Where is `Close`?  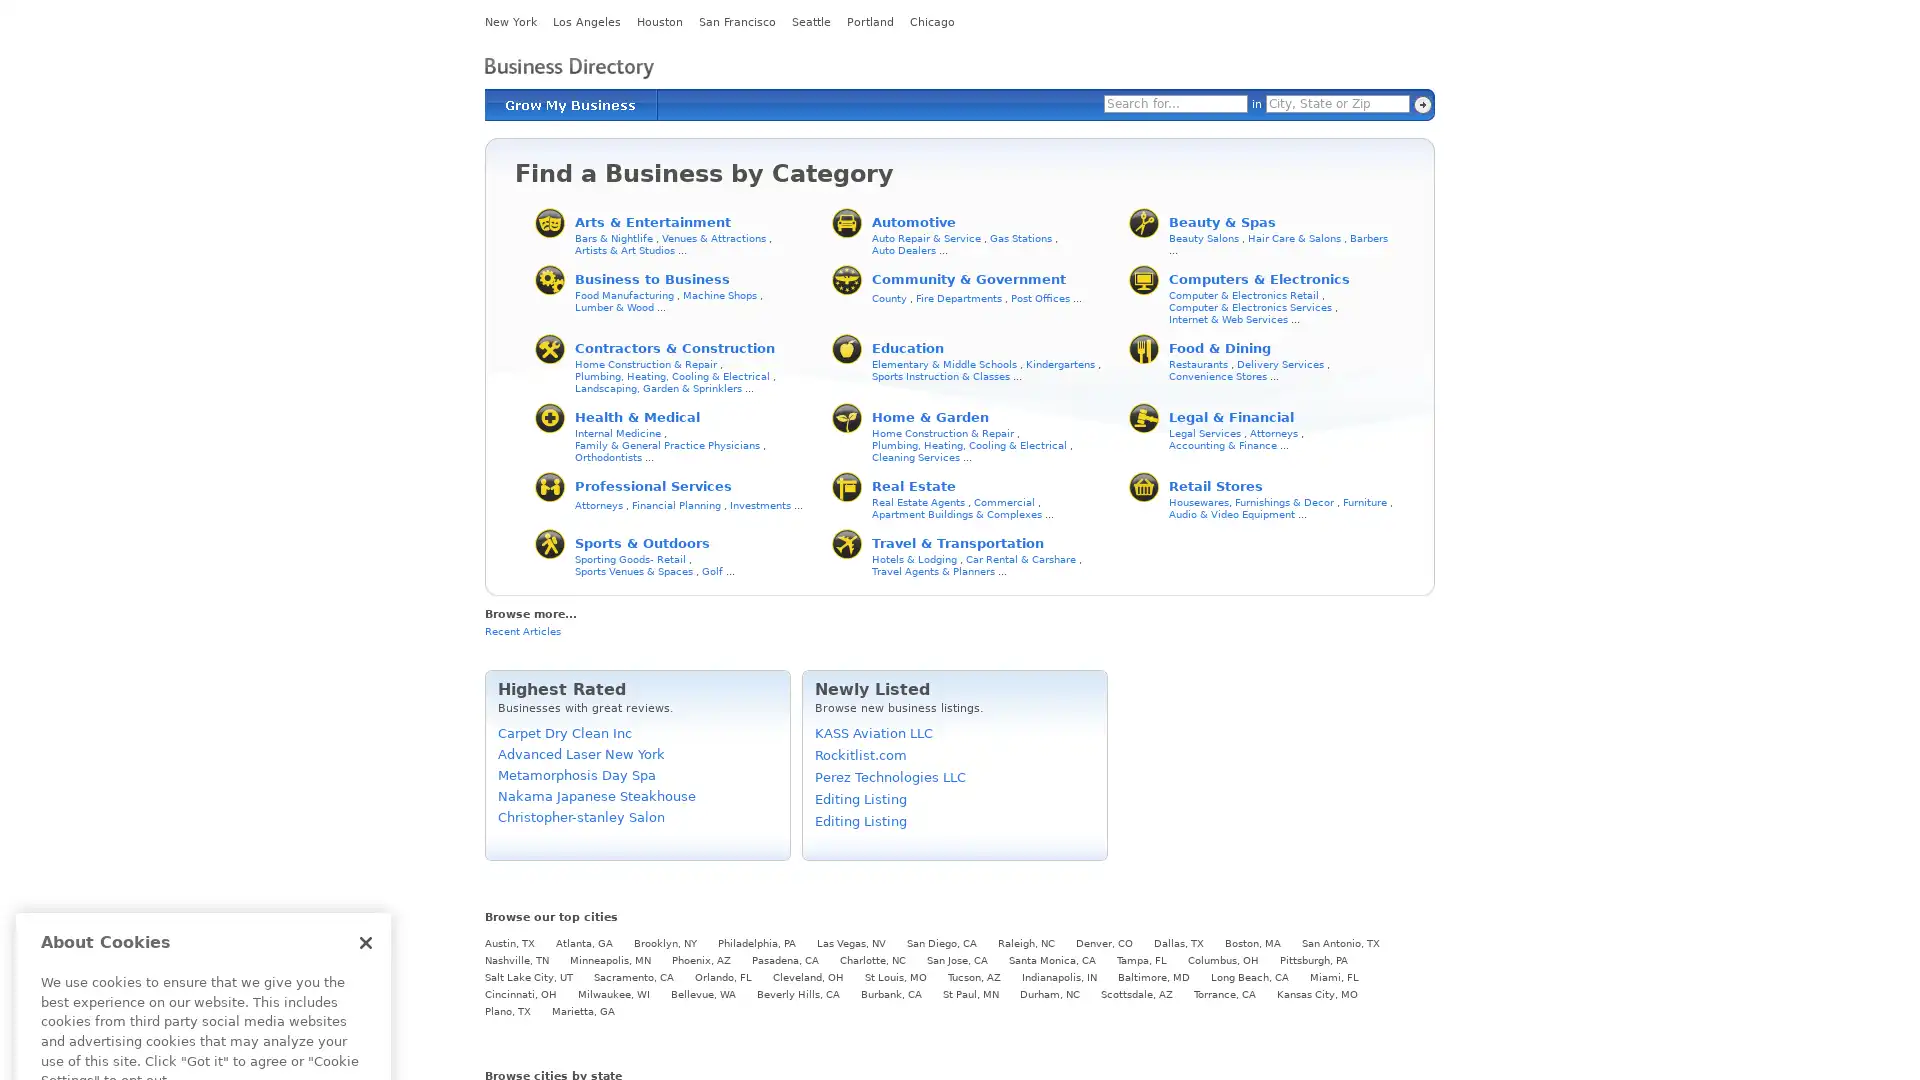
Close is located at coordinates (365, 749).